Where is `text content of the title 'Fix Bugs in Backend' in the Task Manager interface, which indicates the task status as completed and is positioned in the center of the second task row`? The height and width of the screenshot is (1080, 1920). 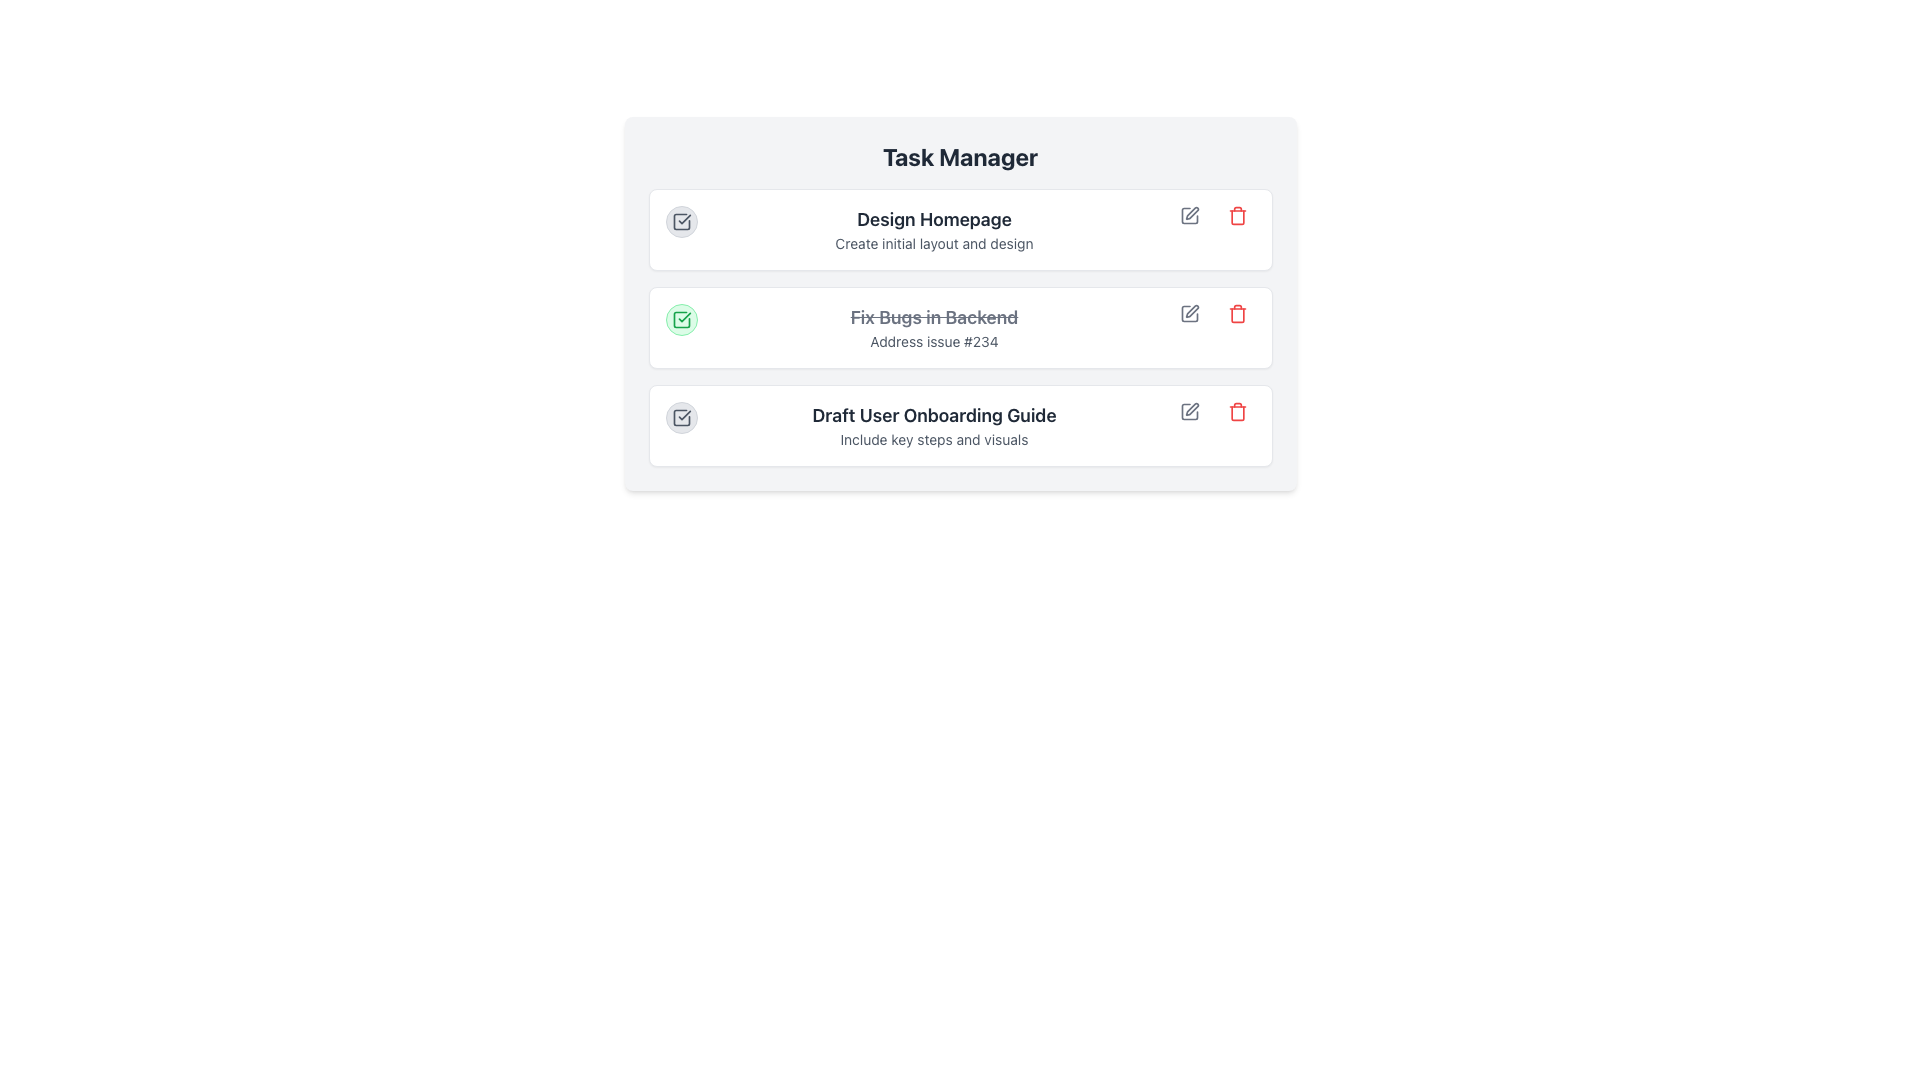
text content of the title 'Fix Bugs in Backend' in the Task Manager interface, which indicates the task status as completed and is positioned in the center of the second task row is located at coordinates (933, 316).